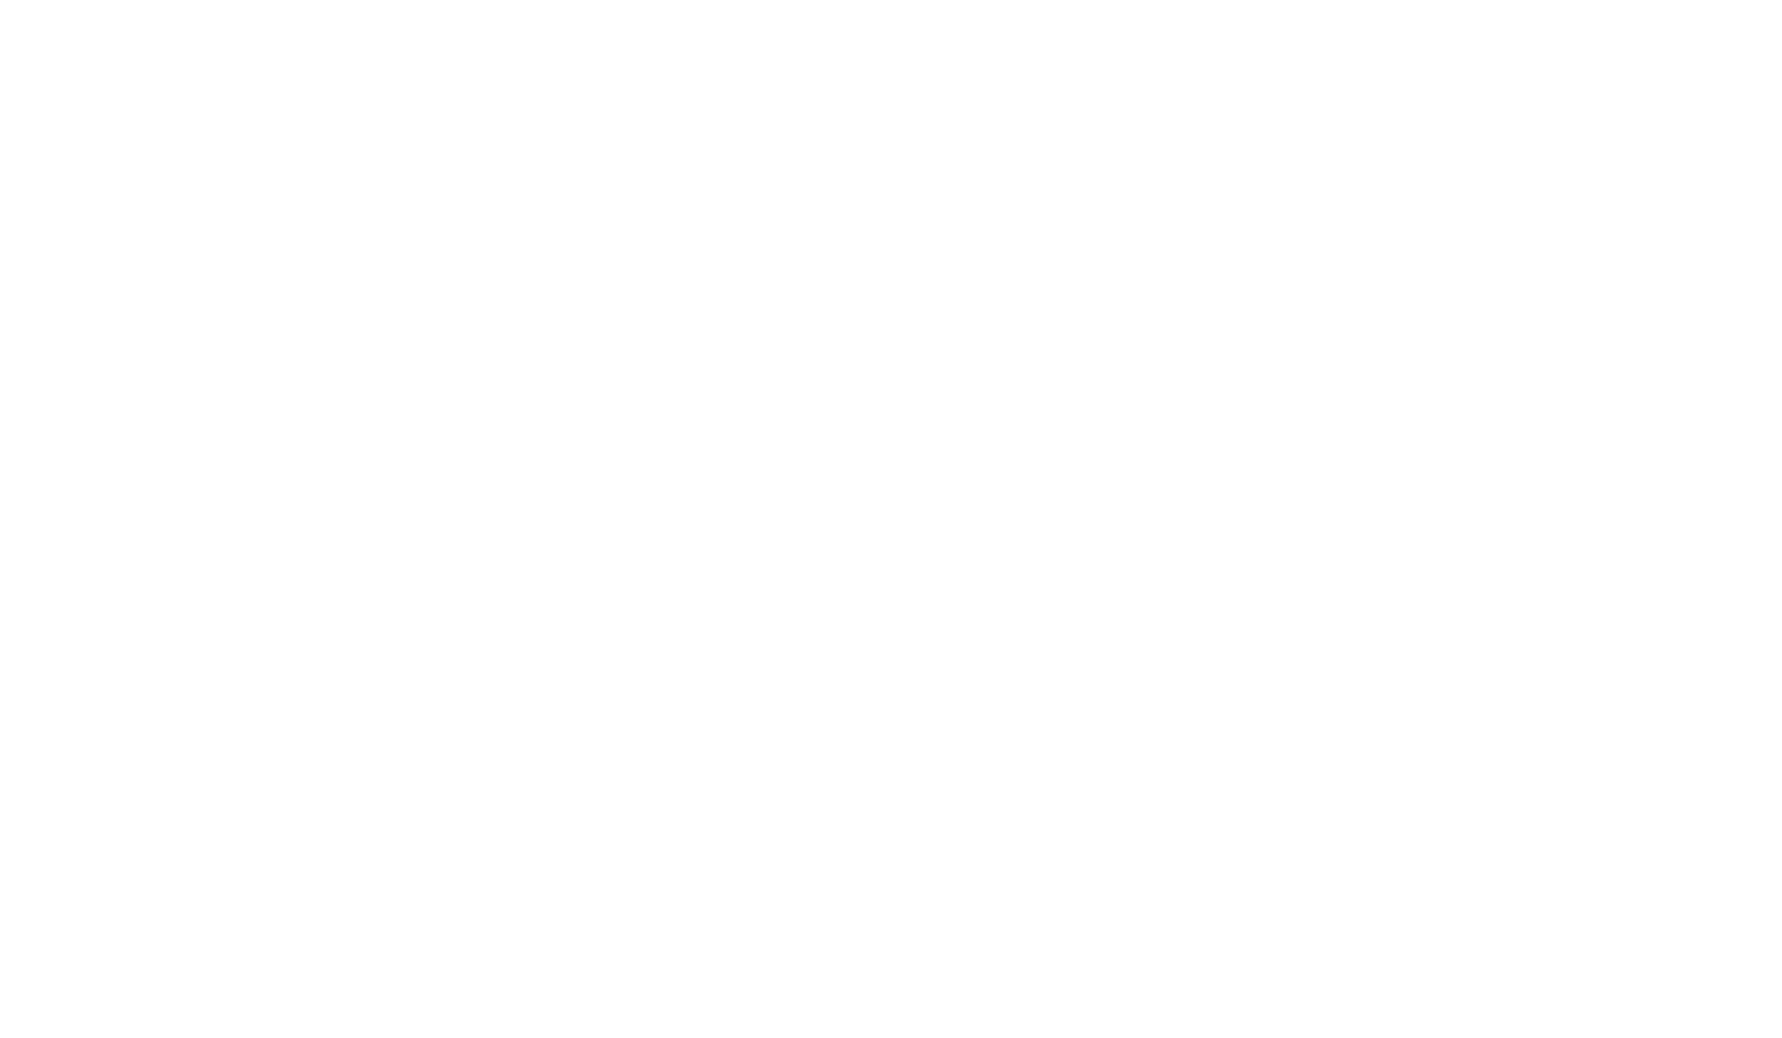 This screenshot has width=1782, height=1038. I want to click on 'Take the challenge!', so click(772, 737).